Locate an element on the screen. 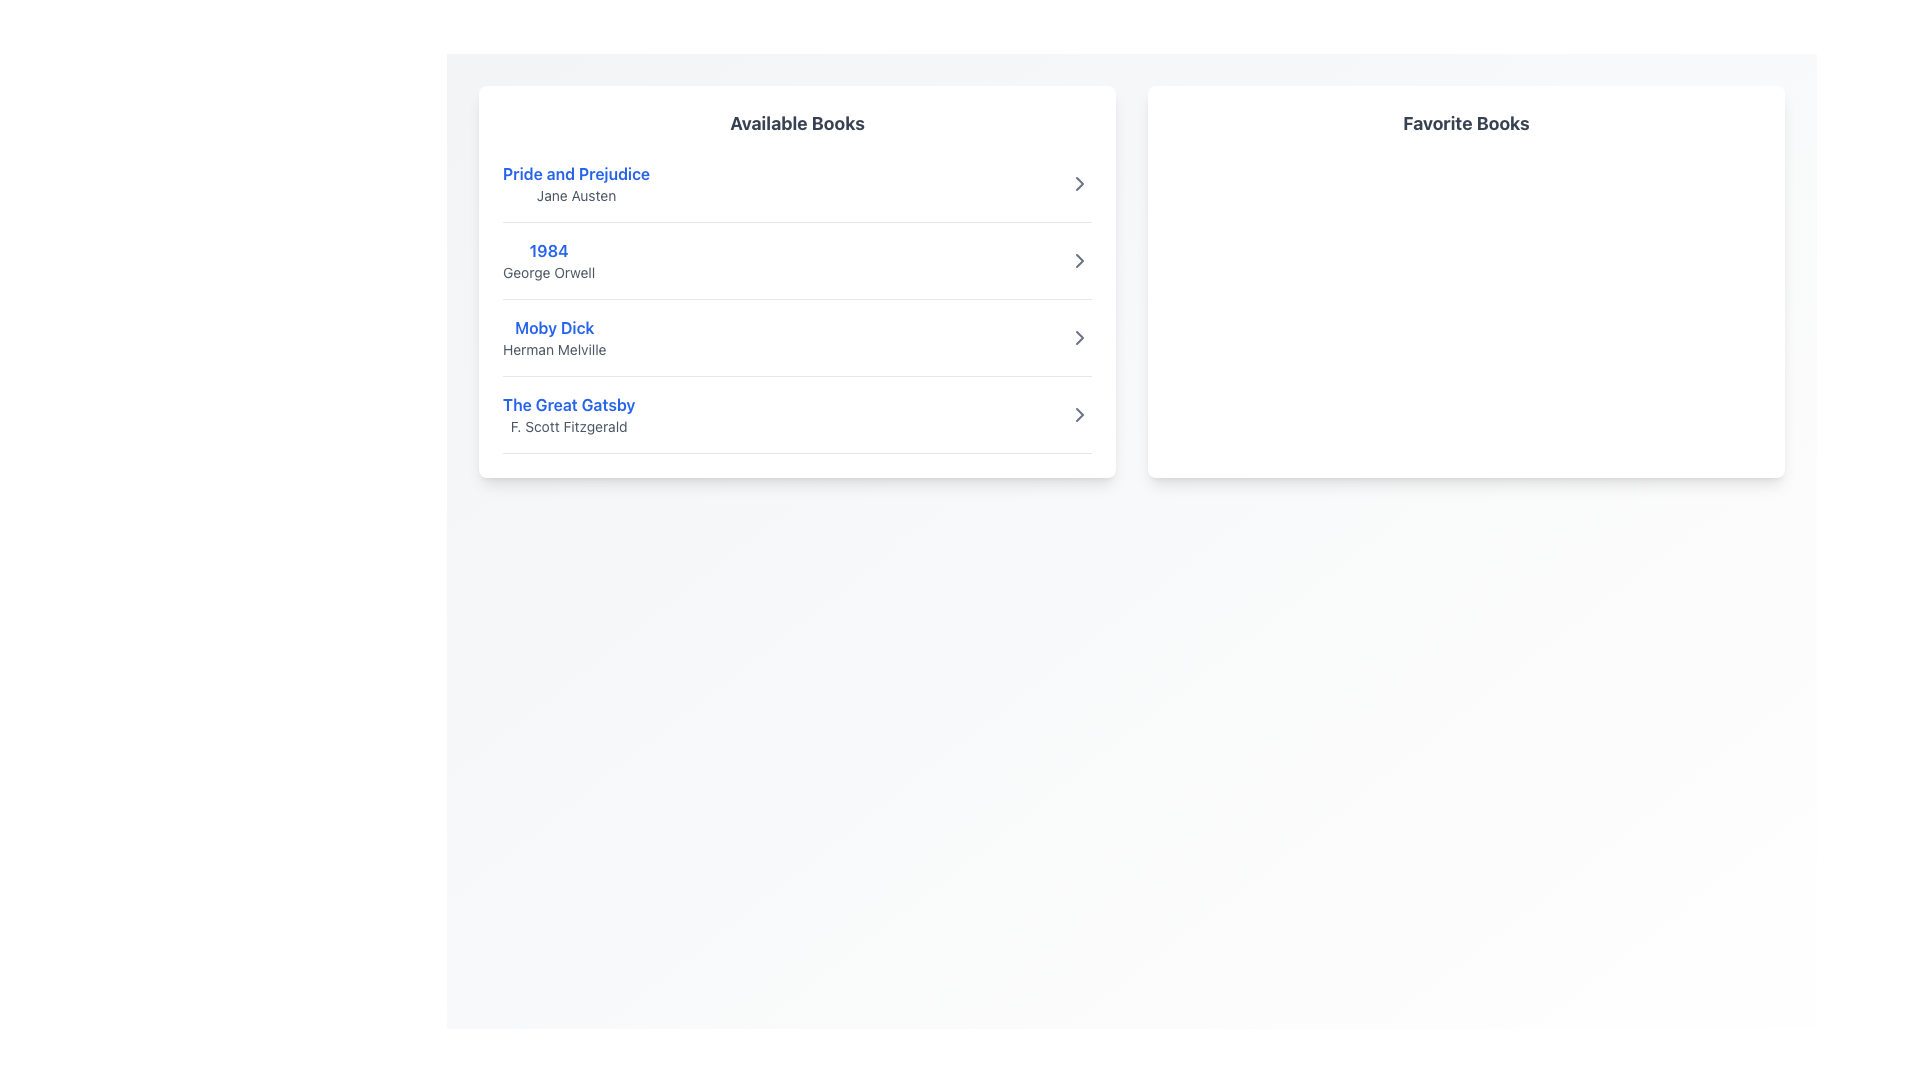 The width and height of the screenshot is (1920, 1080). the first row of the book list in the 'Available Books' section is located at coordinates (796, 192).